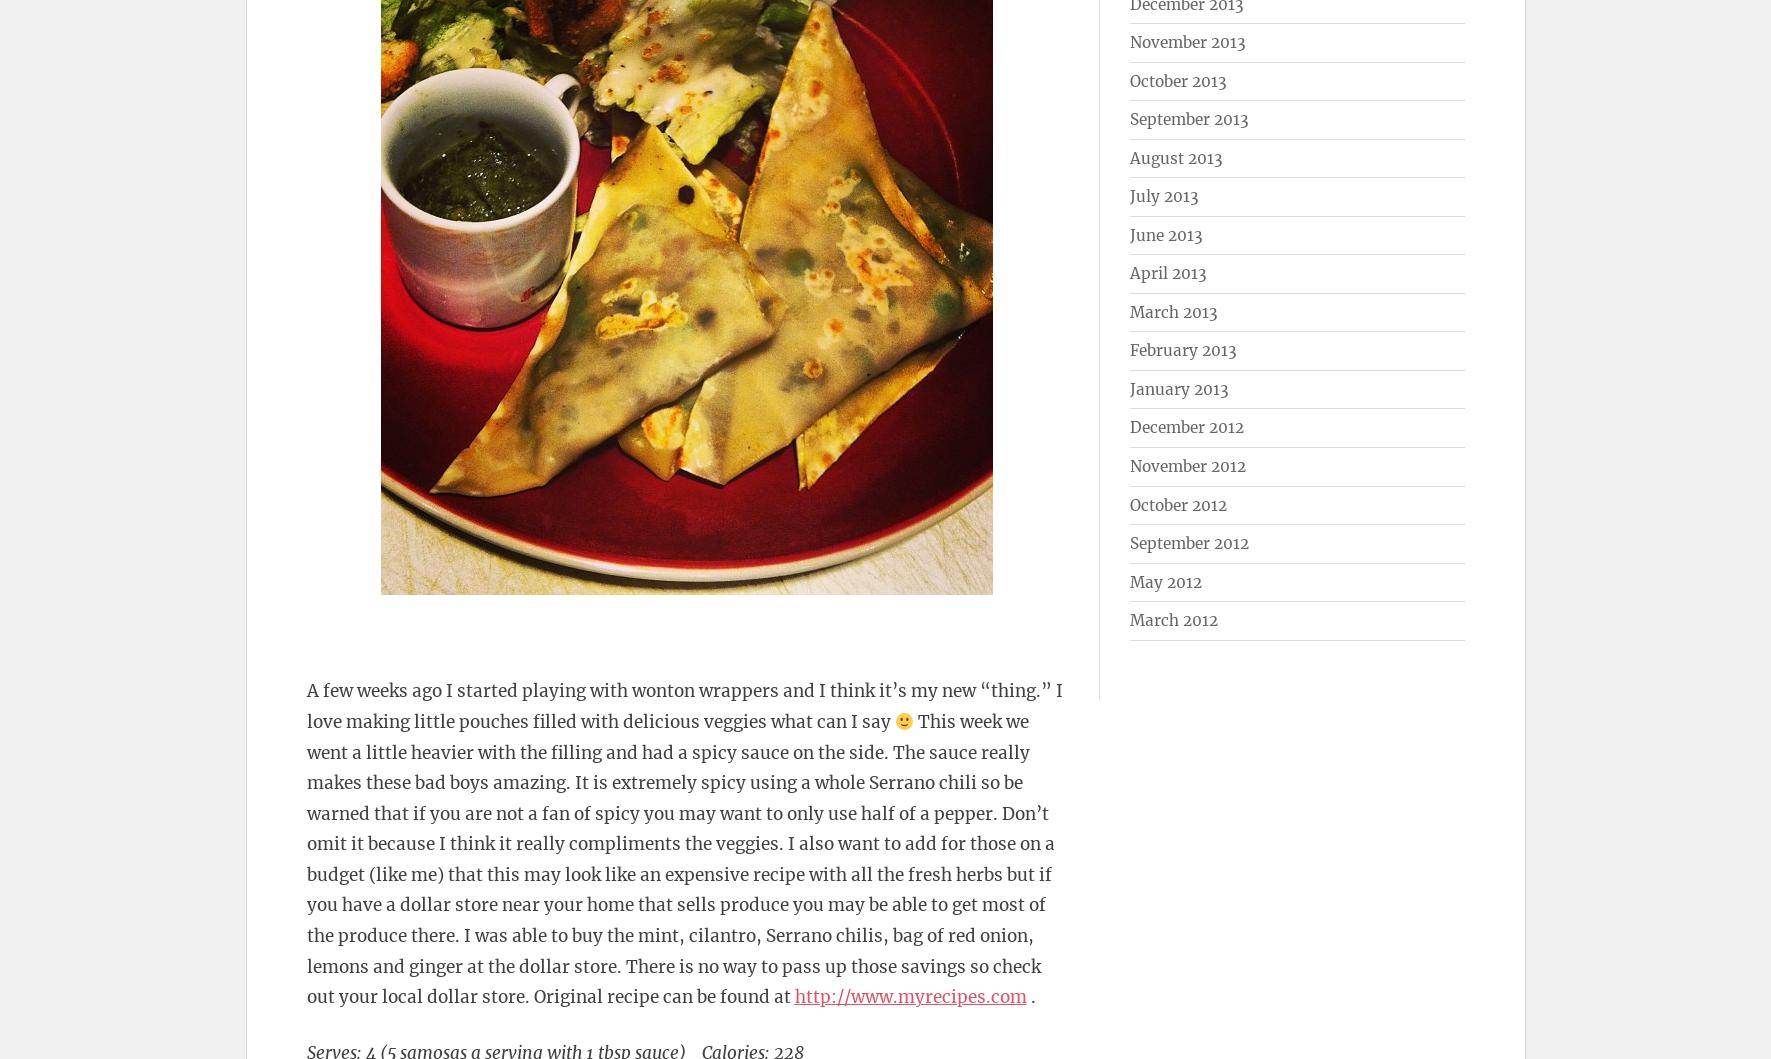  Describe the element at coordinates (1182, 349) in the screenshot. I see `'February 2013'` at that location.